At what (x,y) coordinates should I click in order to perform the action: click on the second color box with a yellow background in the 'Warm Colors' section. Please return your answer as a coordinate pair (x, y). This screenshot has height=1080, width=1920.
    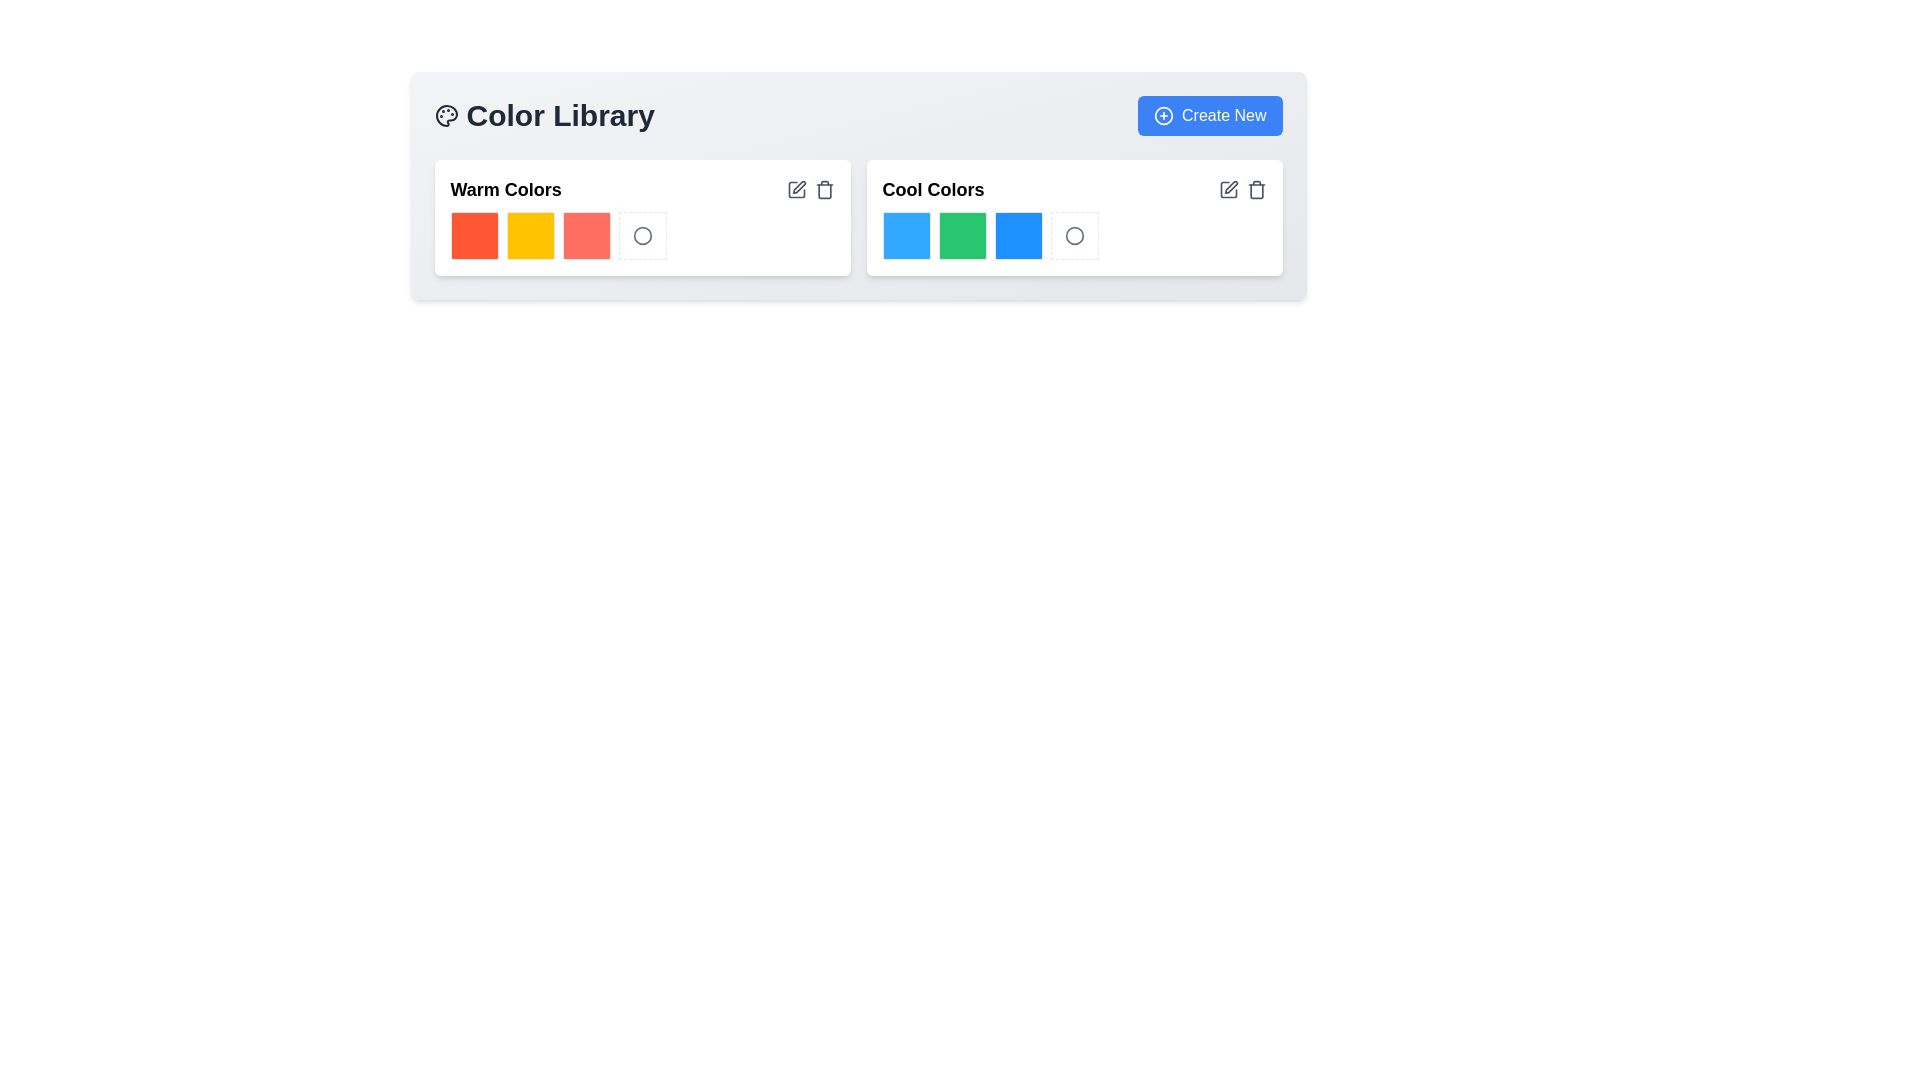
    Looking at the image, I should click on (530, 234).